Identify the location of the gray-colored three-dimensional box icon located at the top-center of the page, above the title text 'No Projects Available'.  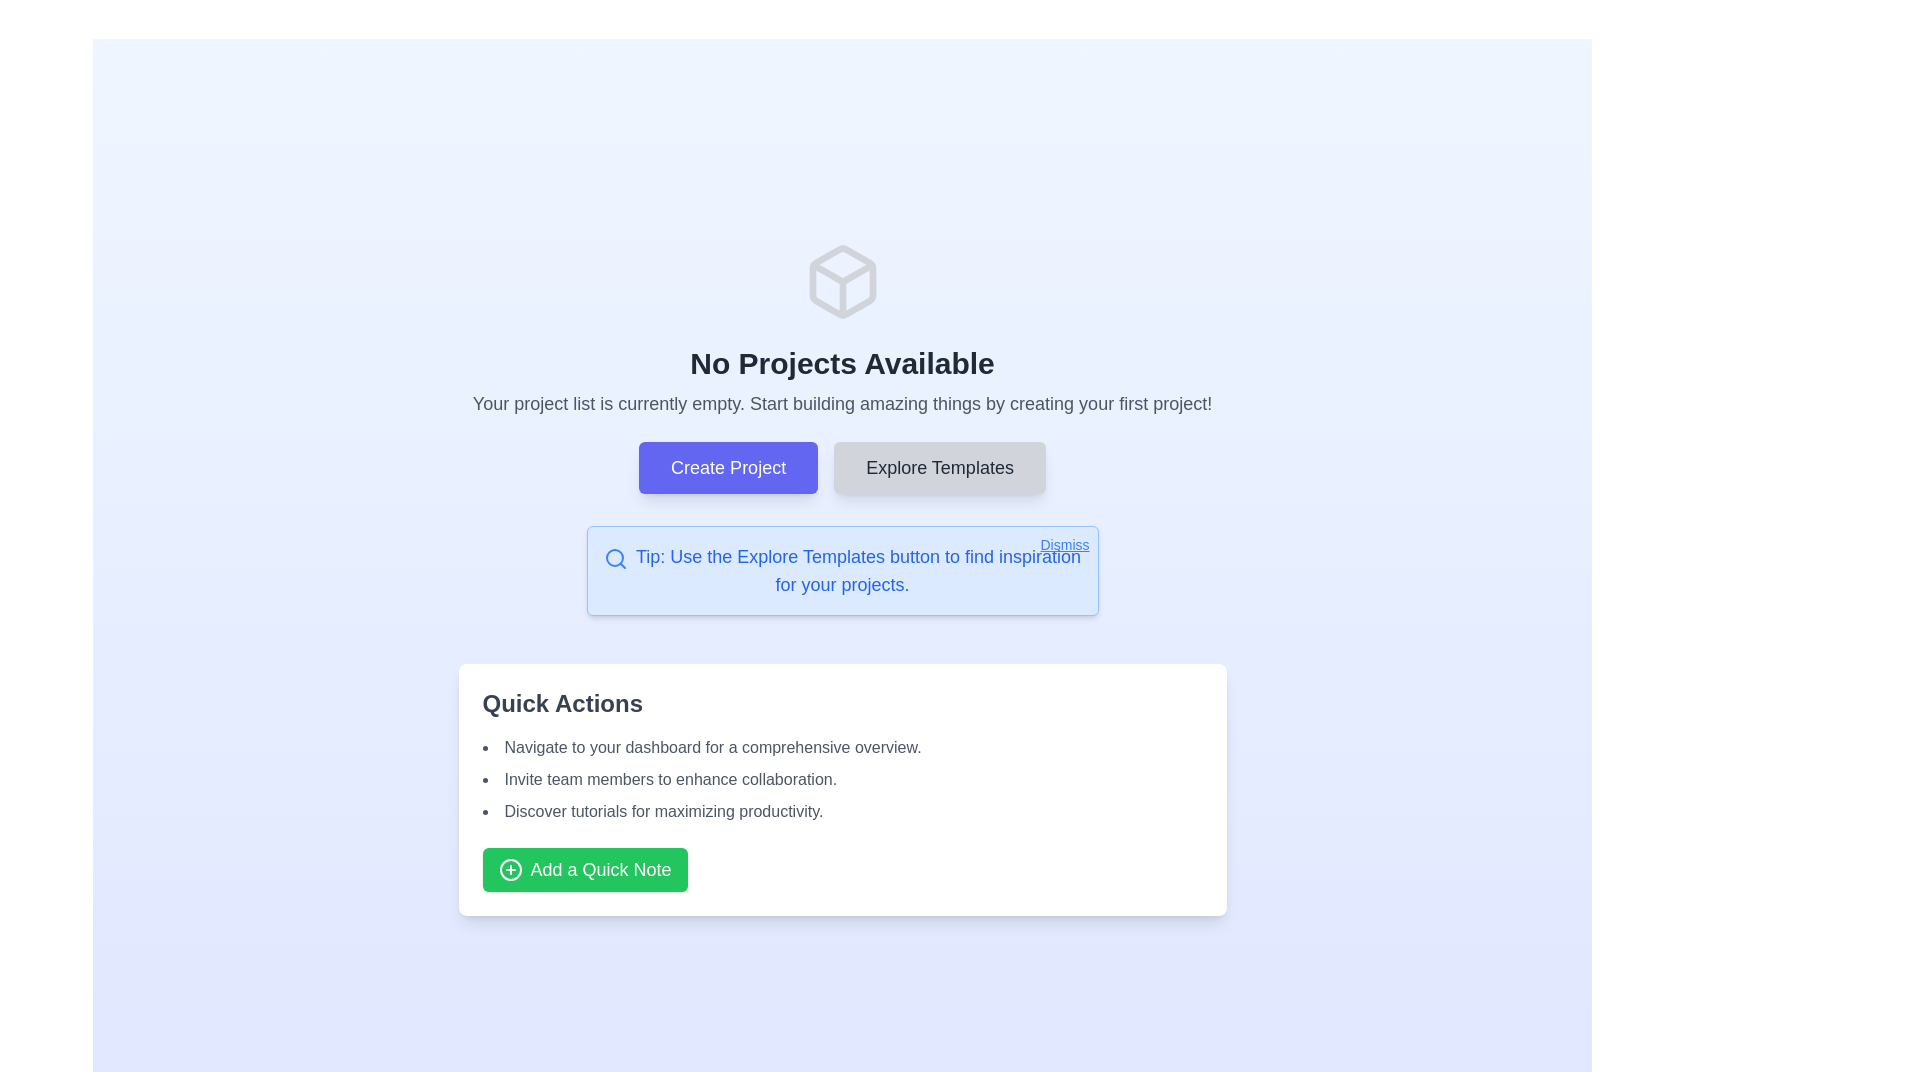
(842, 281).